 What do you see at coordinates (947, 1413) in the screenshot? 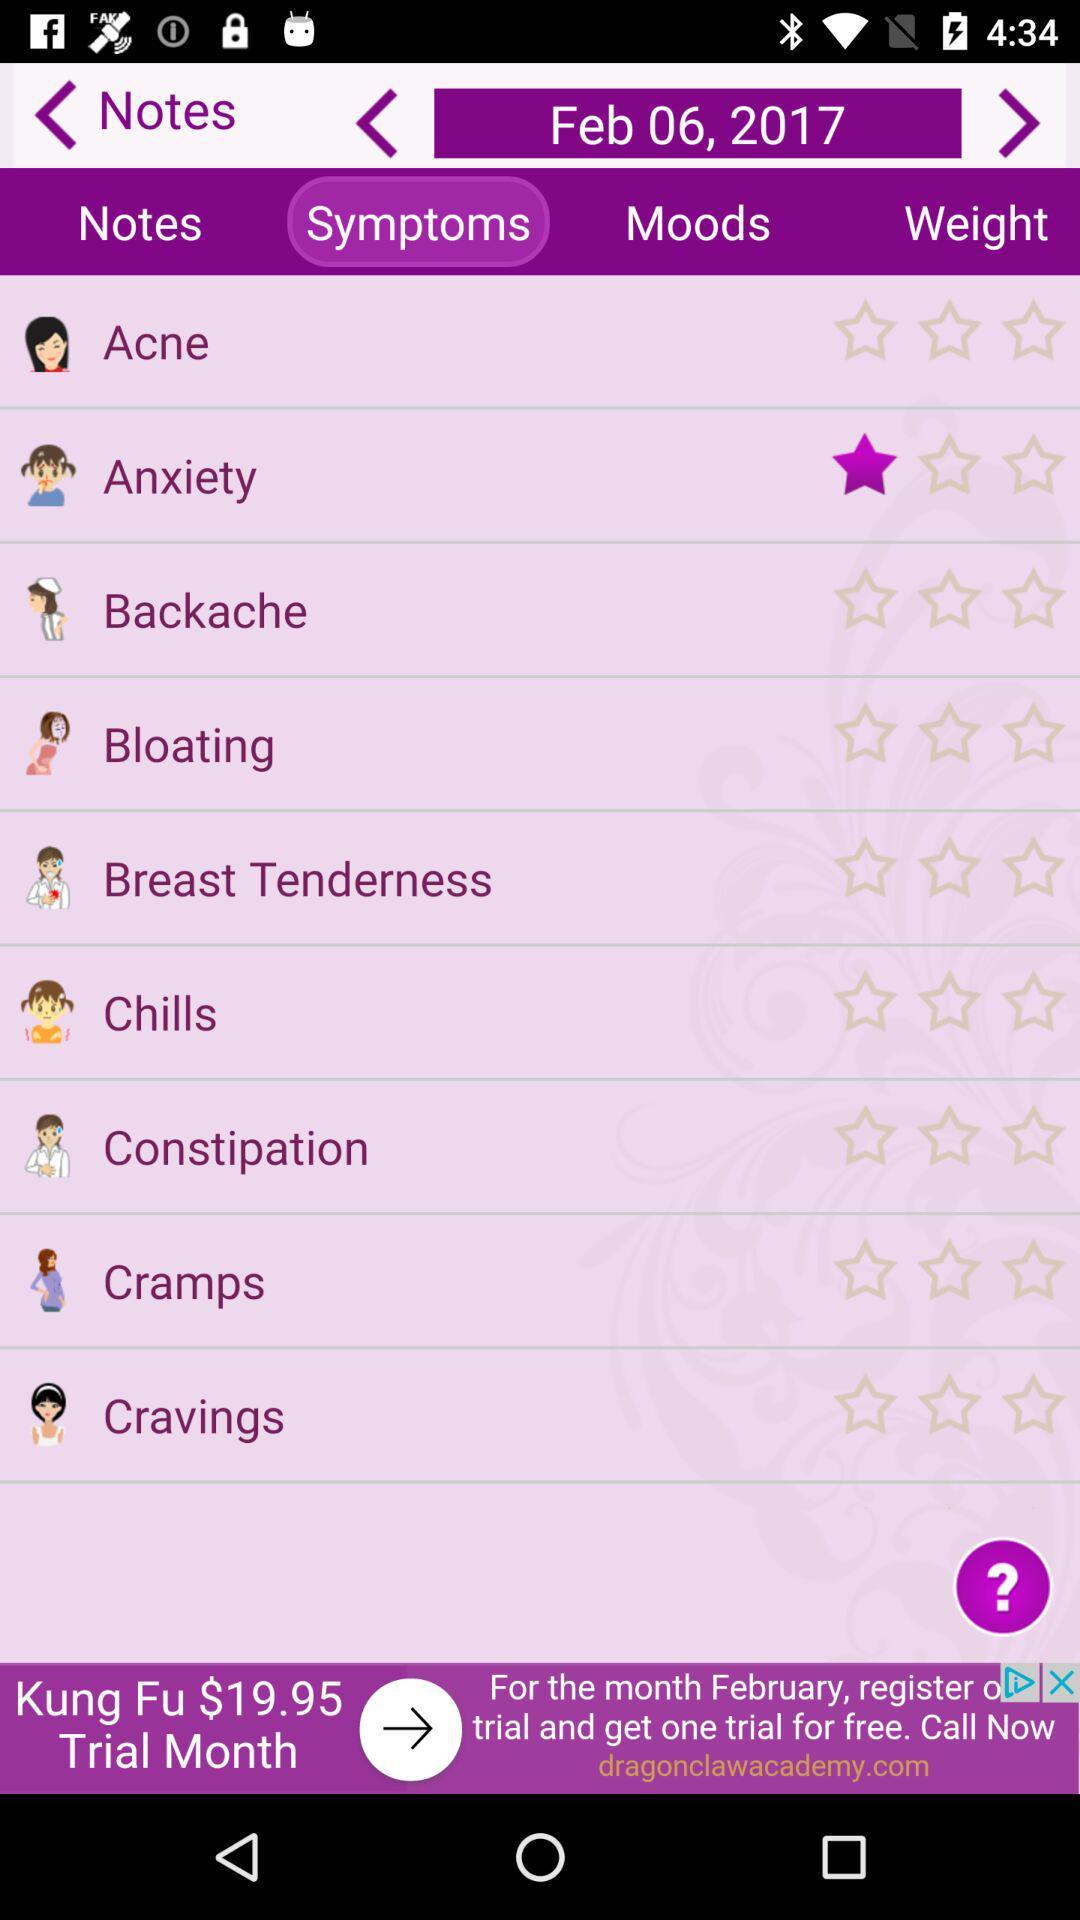
I see `a star rating` at bounding box center [947, 1413].